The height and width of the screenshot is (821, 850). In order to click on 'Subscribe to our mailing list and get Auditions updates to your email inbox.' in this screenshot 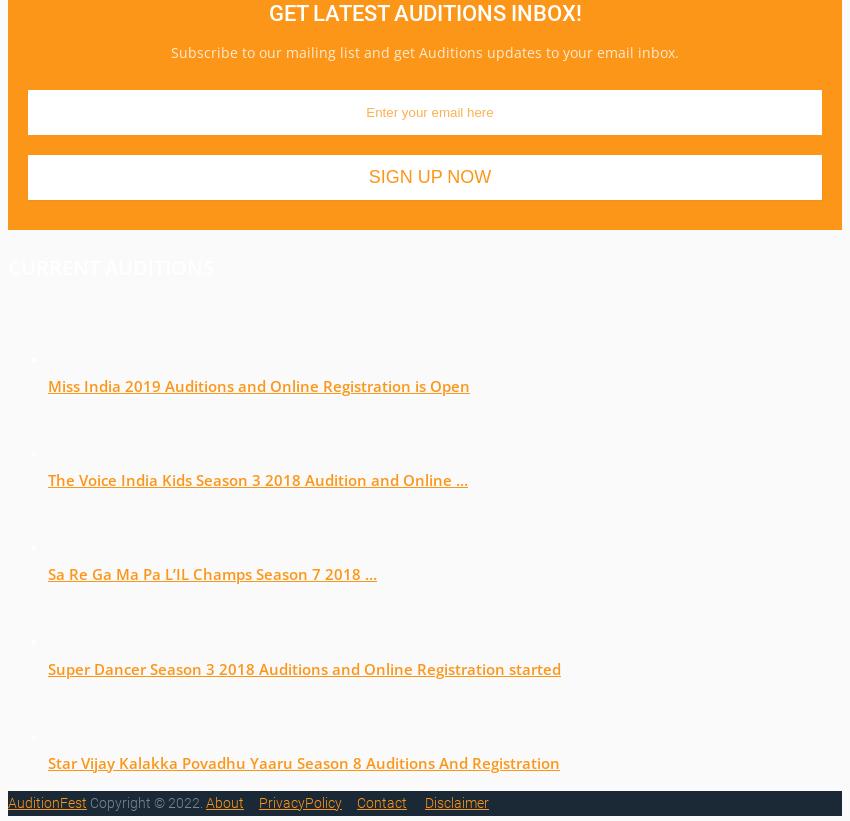, I will do `click(425, 51)`.